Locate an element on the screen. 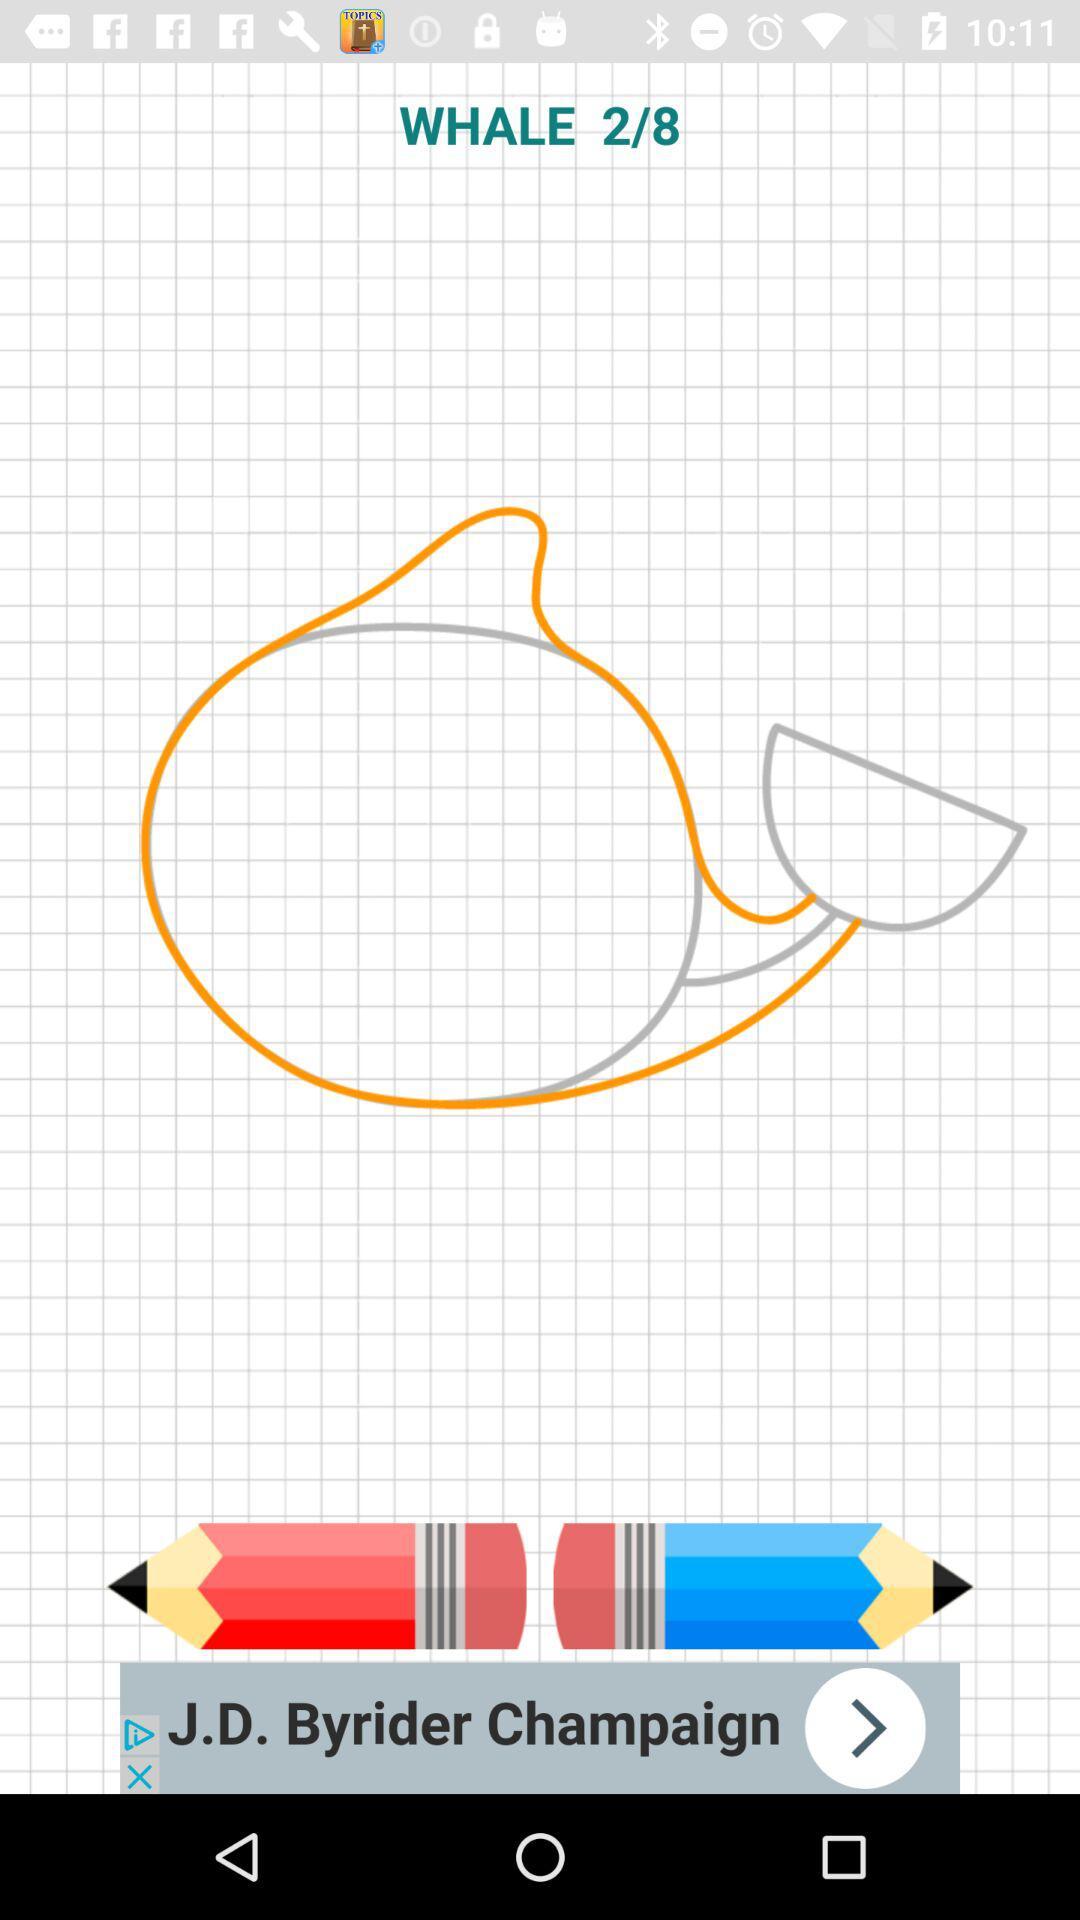  advertisement is located at coordinates (540, 1727).